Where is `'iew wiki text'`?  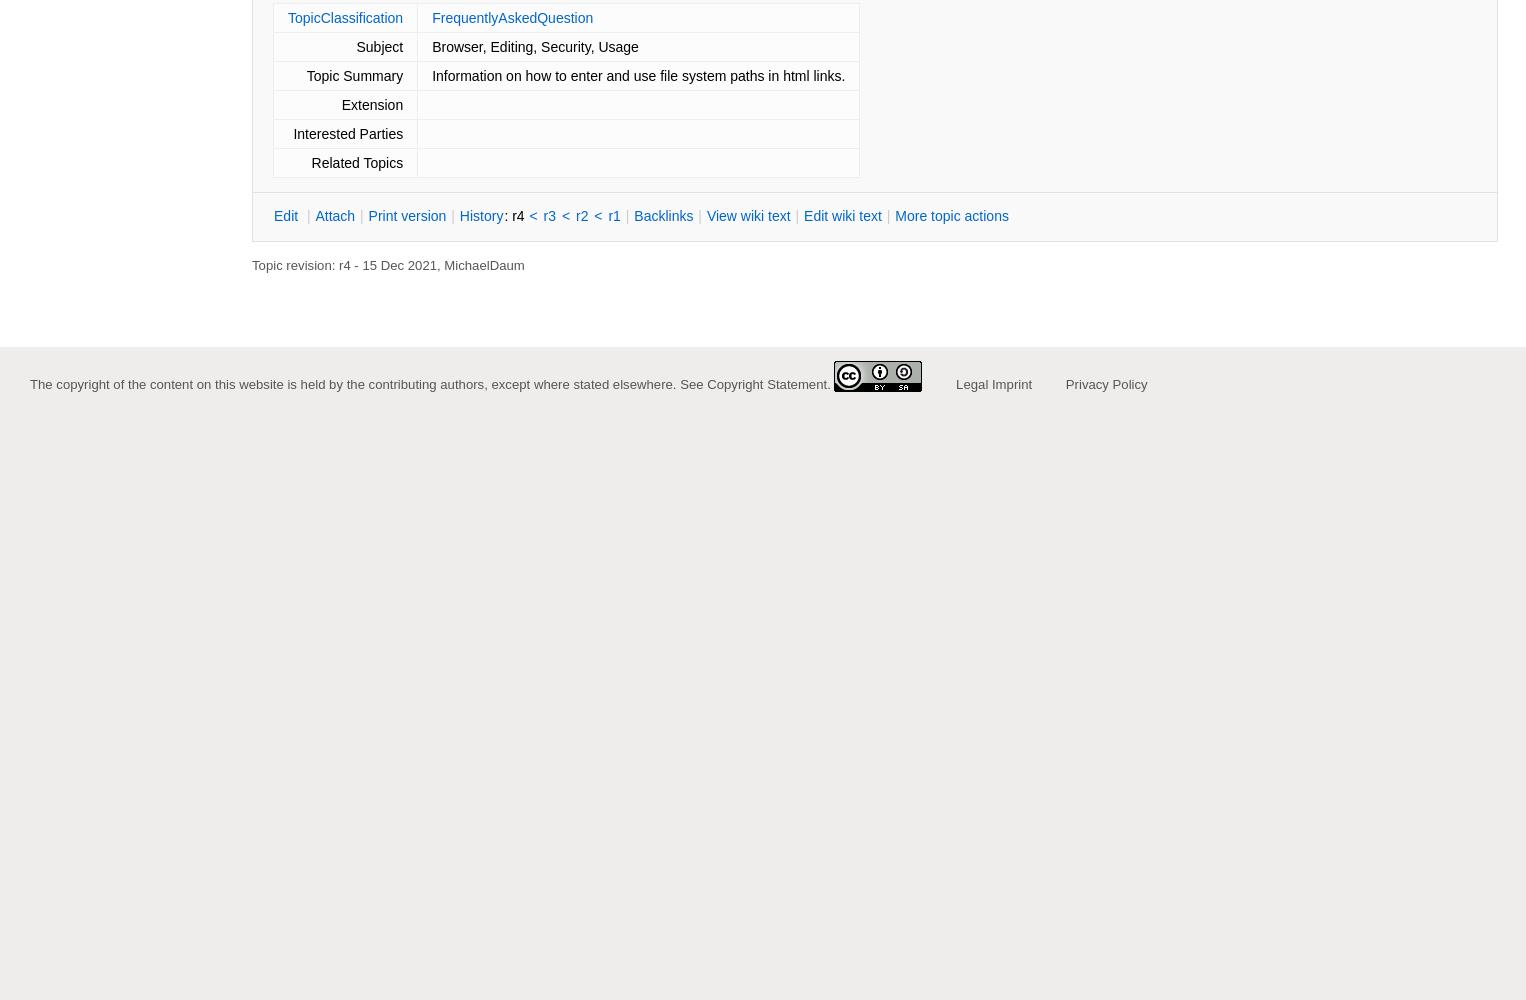
'iew wiki text' is located at coordinates (752, 215).